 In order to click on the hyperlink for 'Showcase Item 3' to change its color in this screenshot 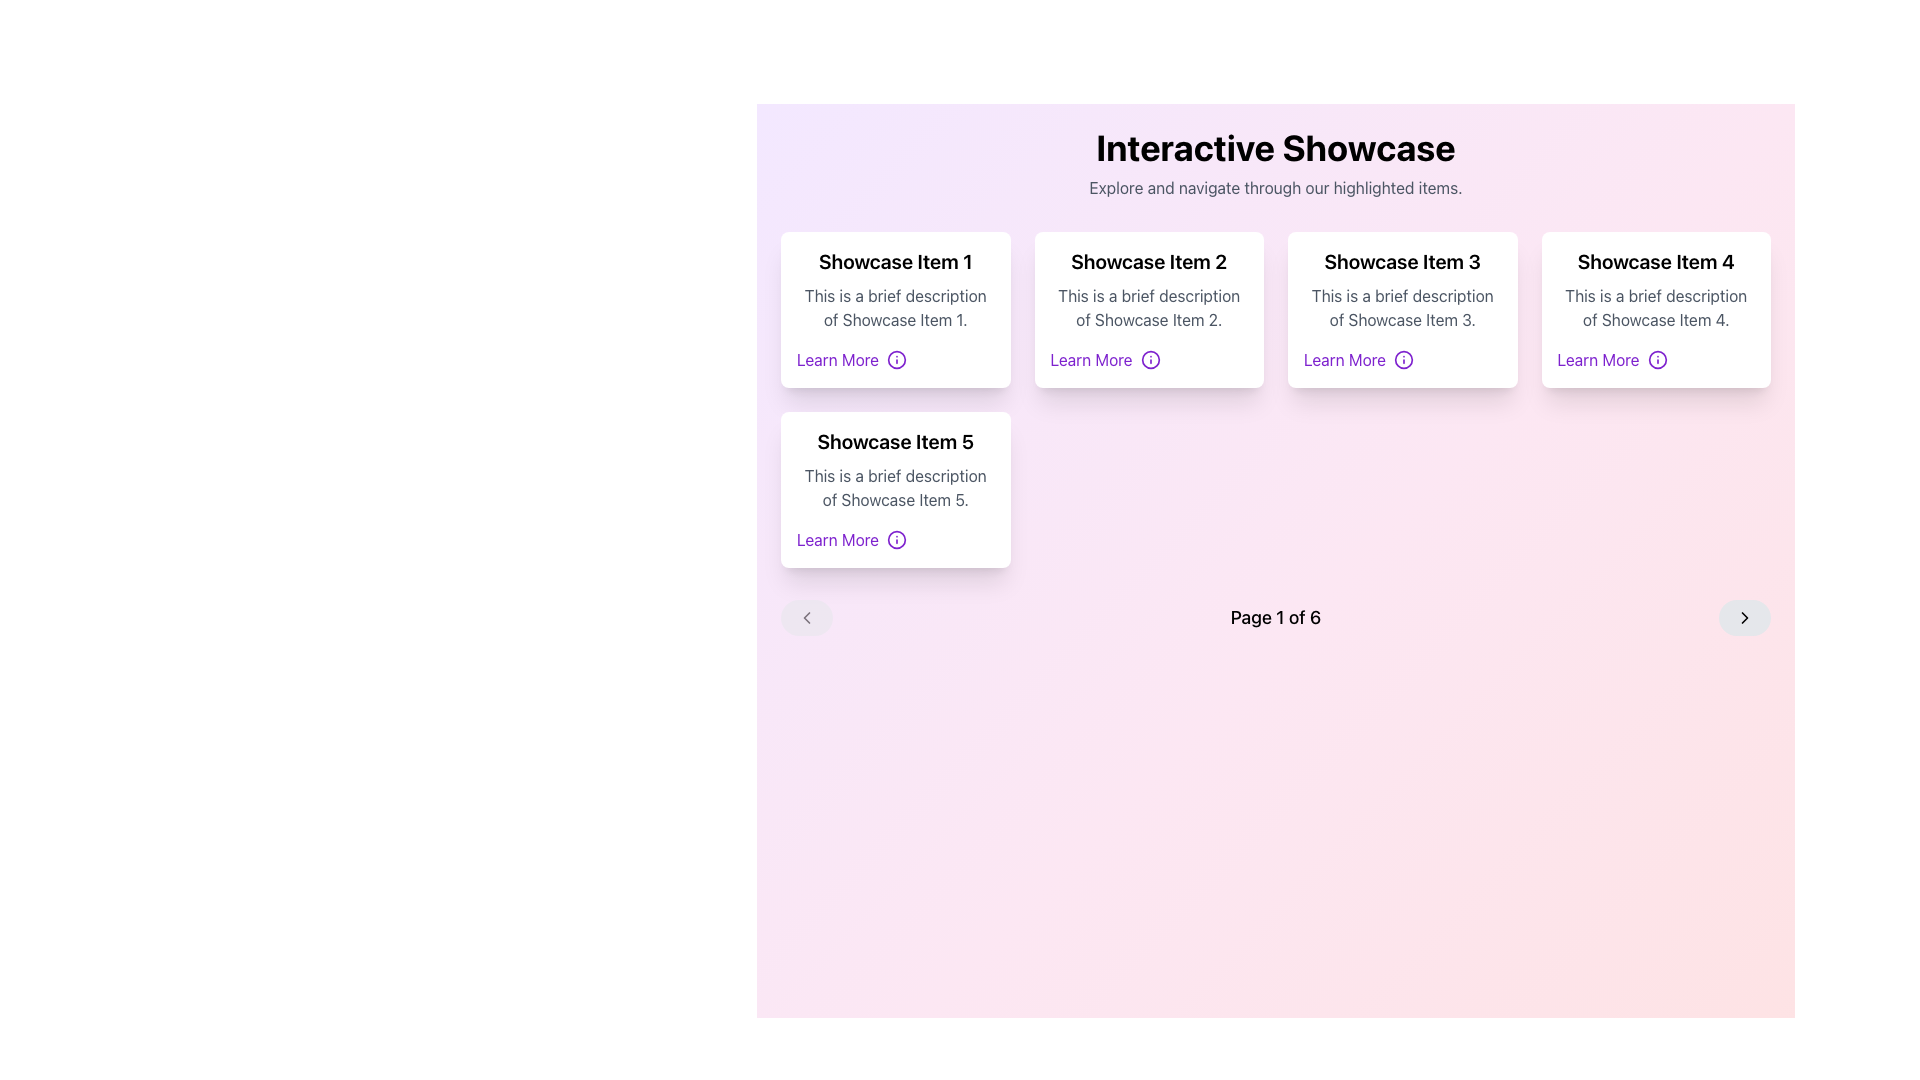, I will do `click(1401, 358)`.